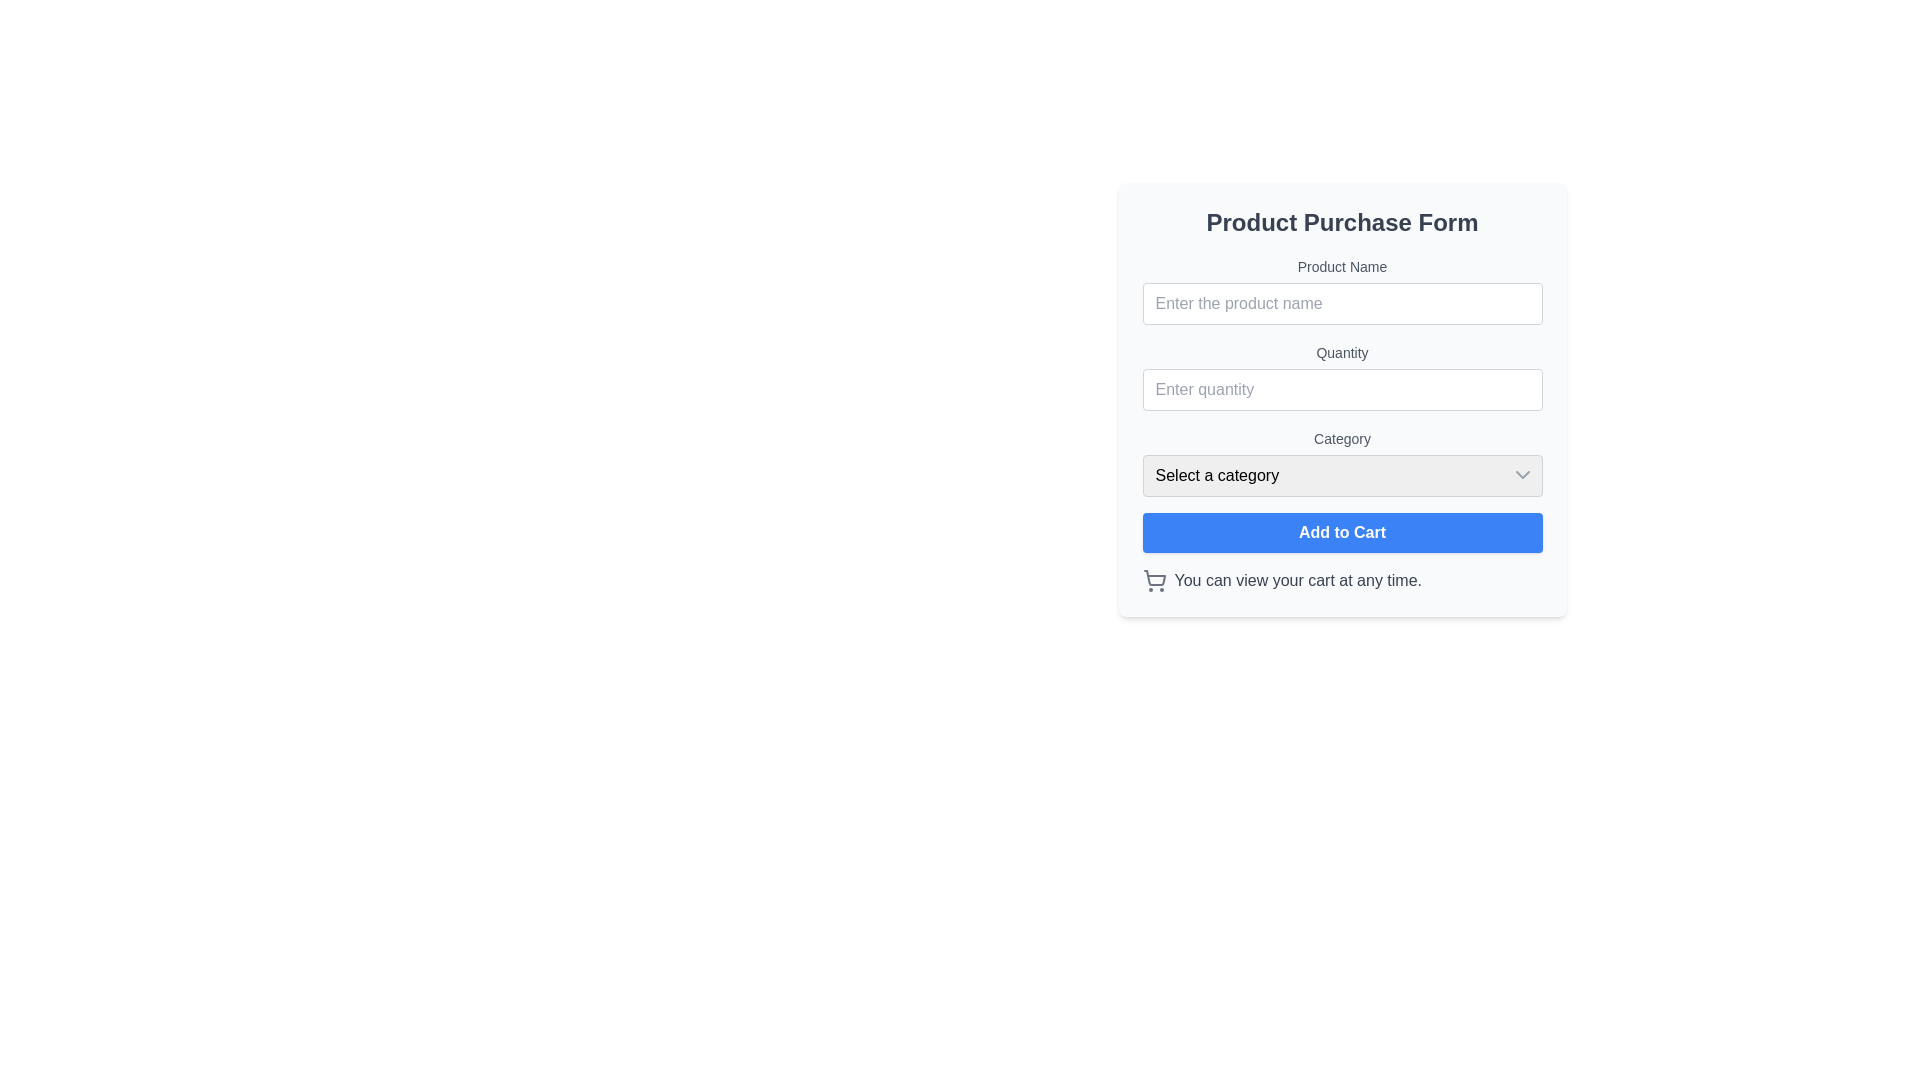  I want to click on the cart icon located at the bottom-left corner of the product purchase form, which visually represents the cart functionality, so click(1154, 581).